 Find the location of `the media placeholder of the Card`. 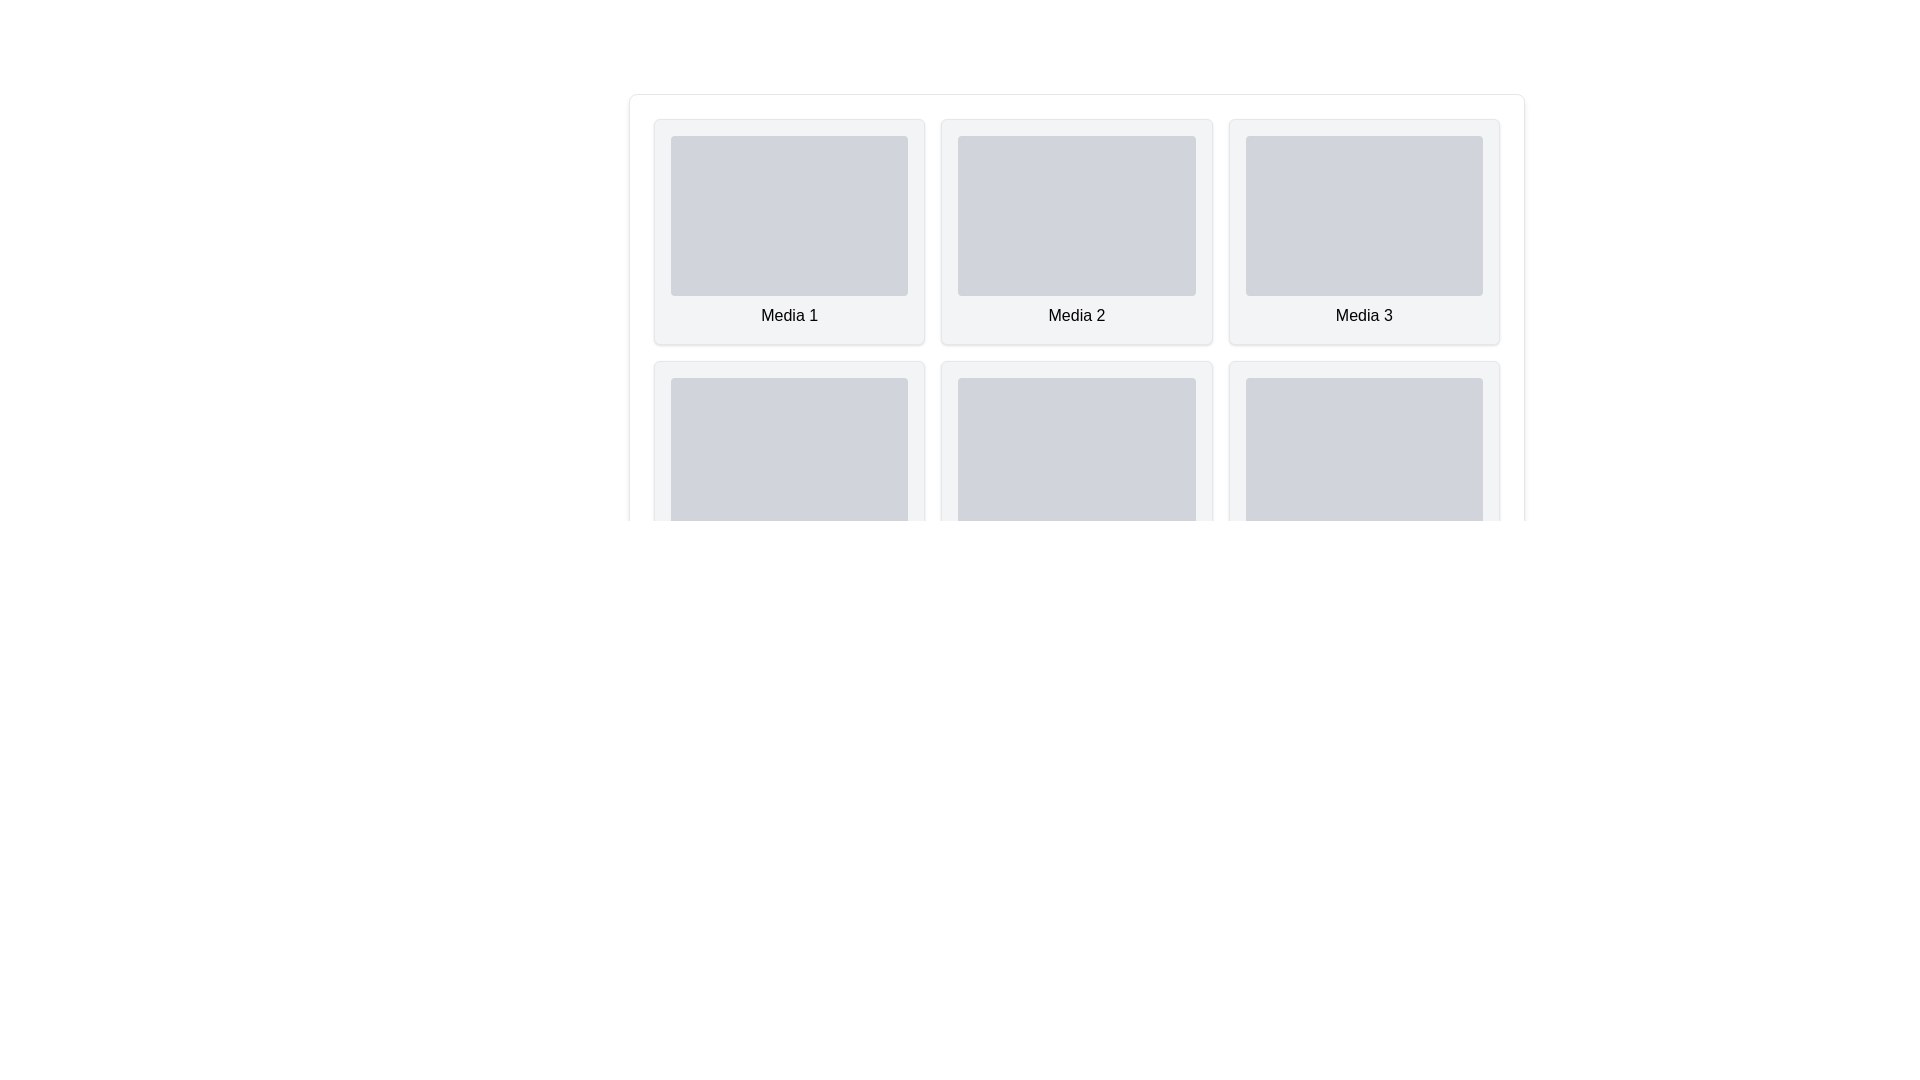

the media placeholder of the Card is located at coordinates (1363, 230).